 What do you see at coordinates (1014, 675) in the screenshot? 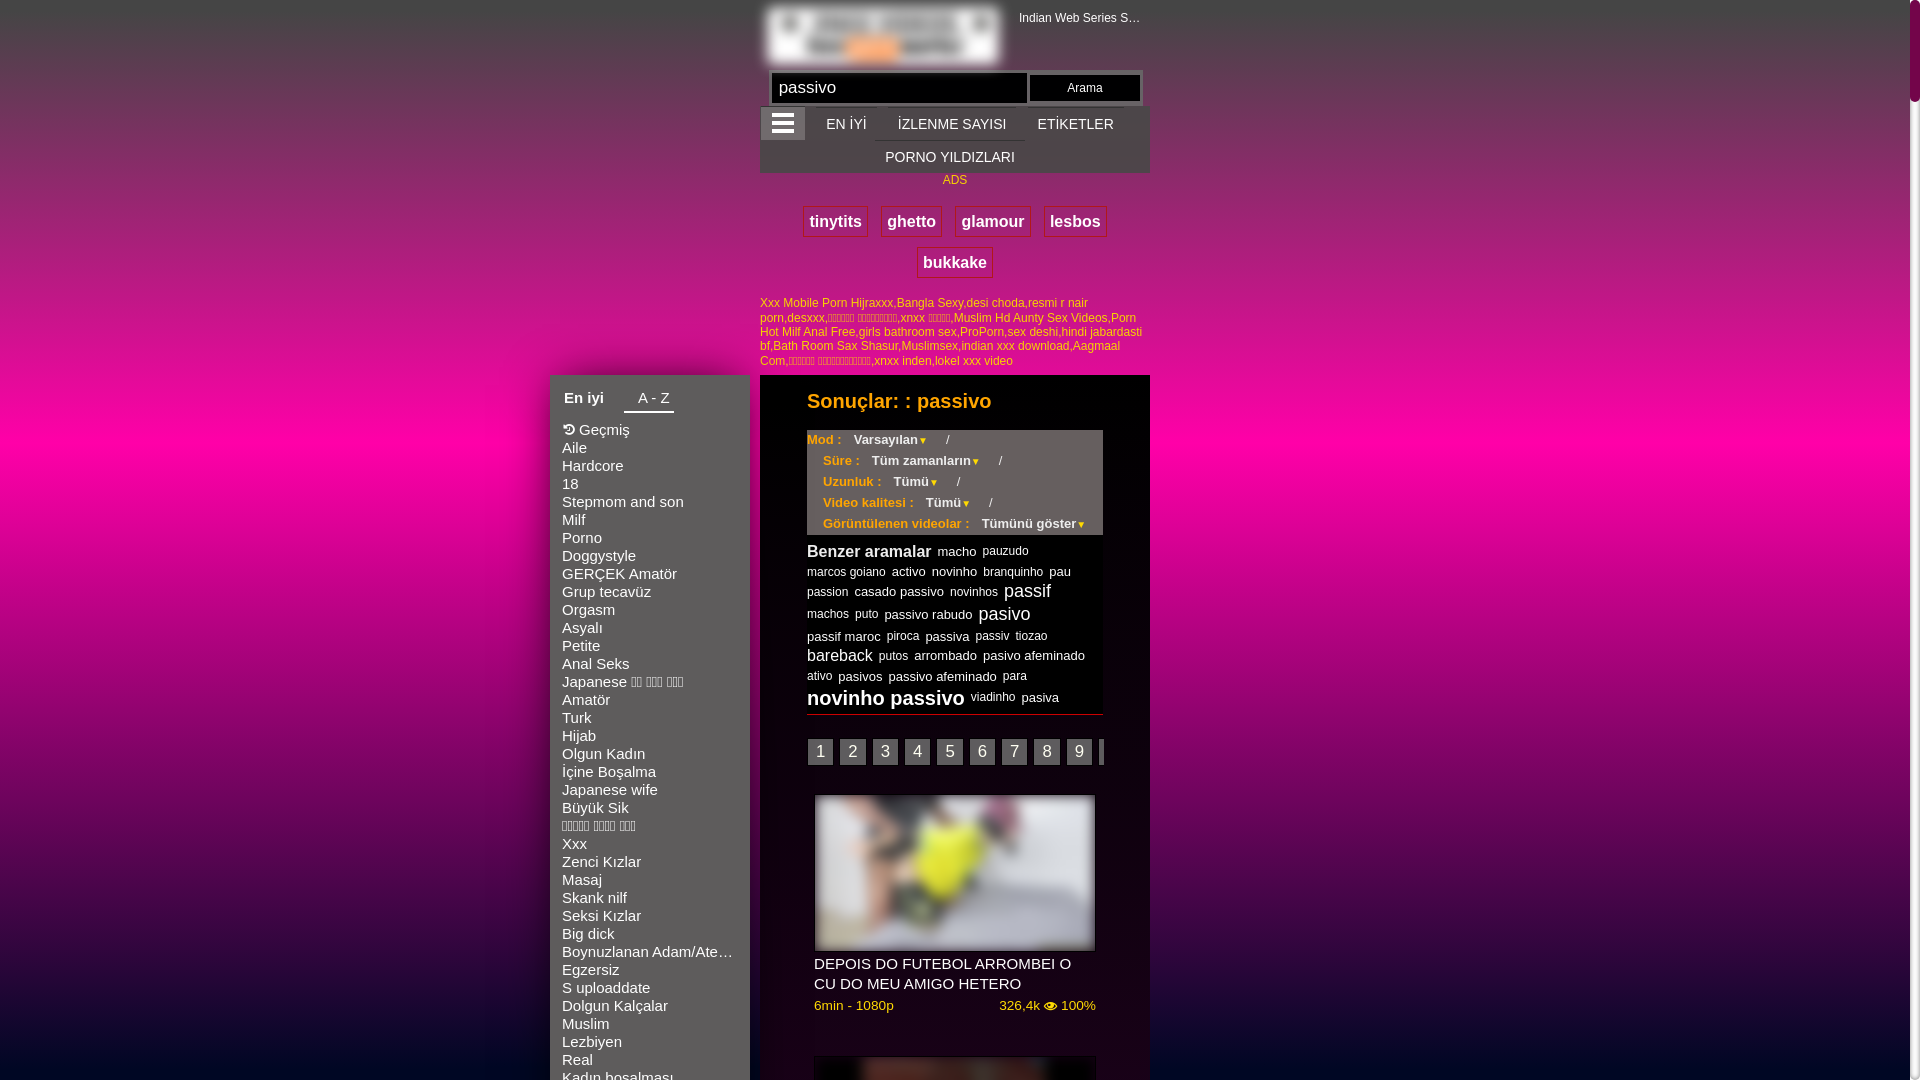
I see `'para'` at bounding box center [1014, 675].